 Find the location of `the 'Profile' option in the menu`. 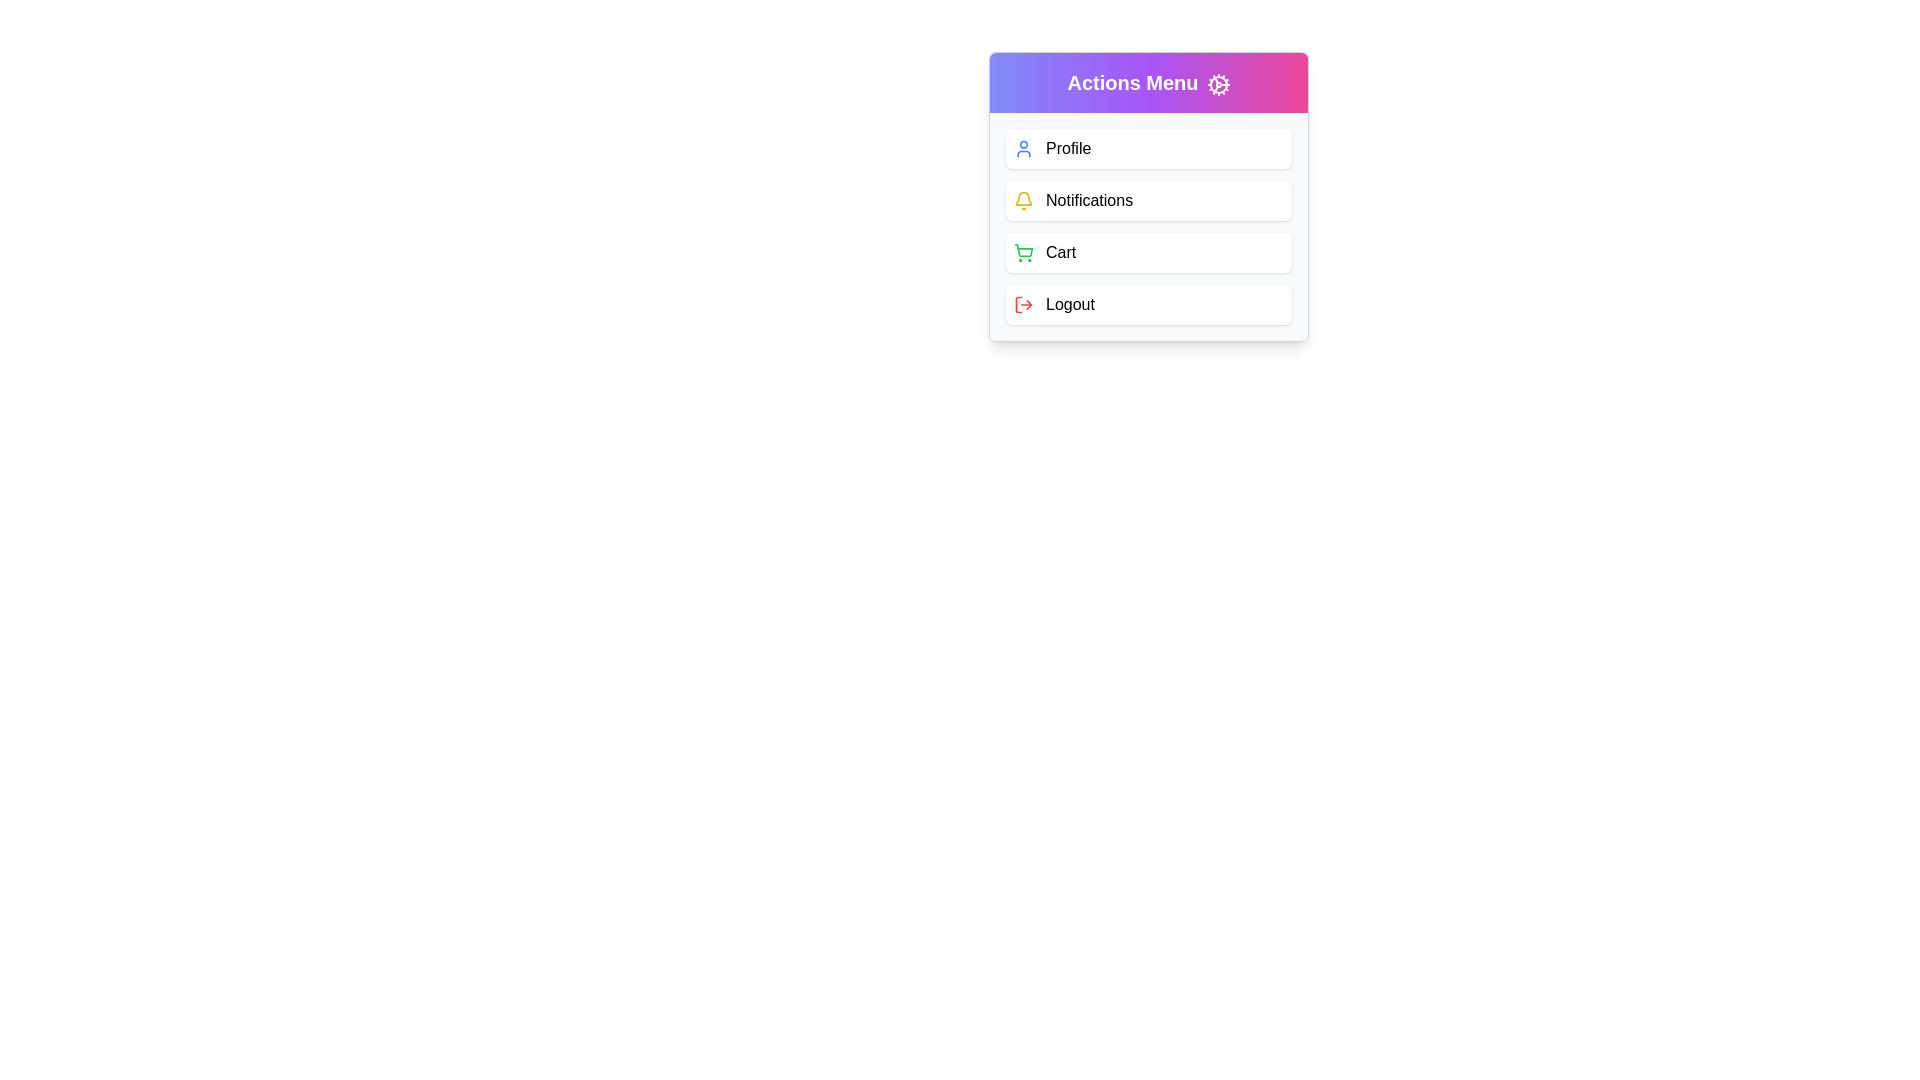

the 'Profile' option in the menu is located at coordinates (1148, 148).